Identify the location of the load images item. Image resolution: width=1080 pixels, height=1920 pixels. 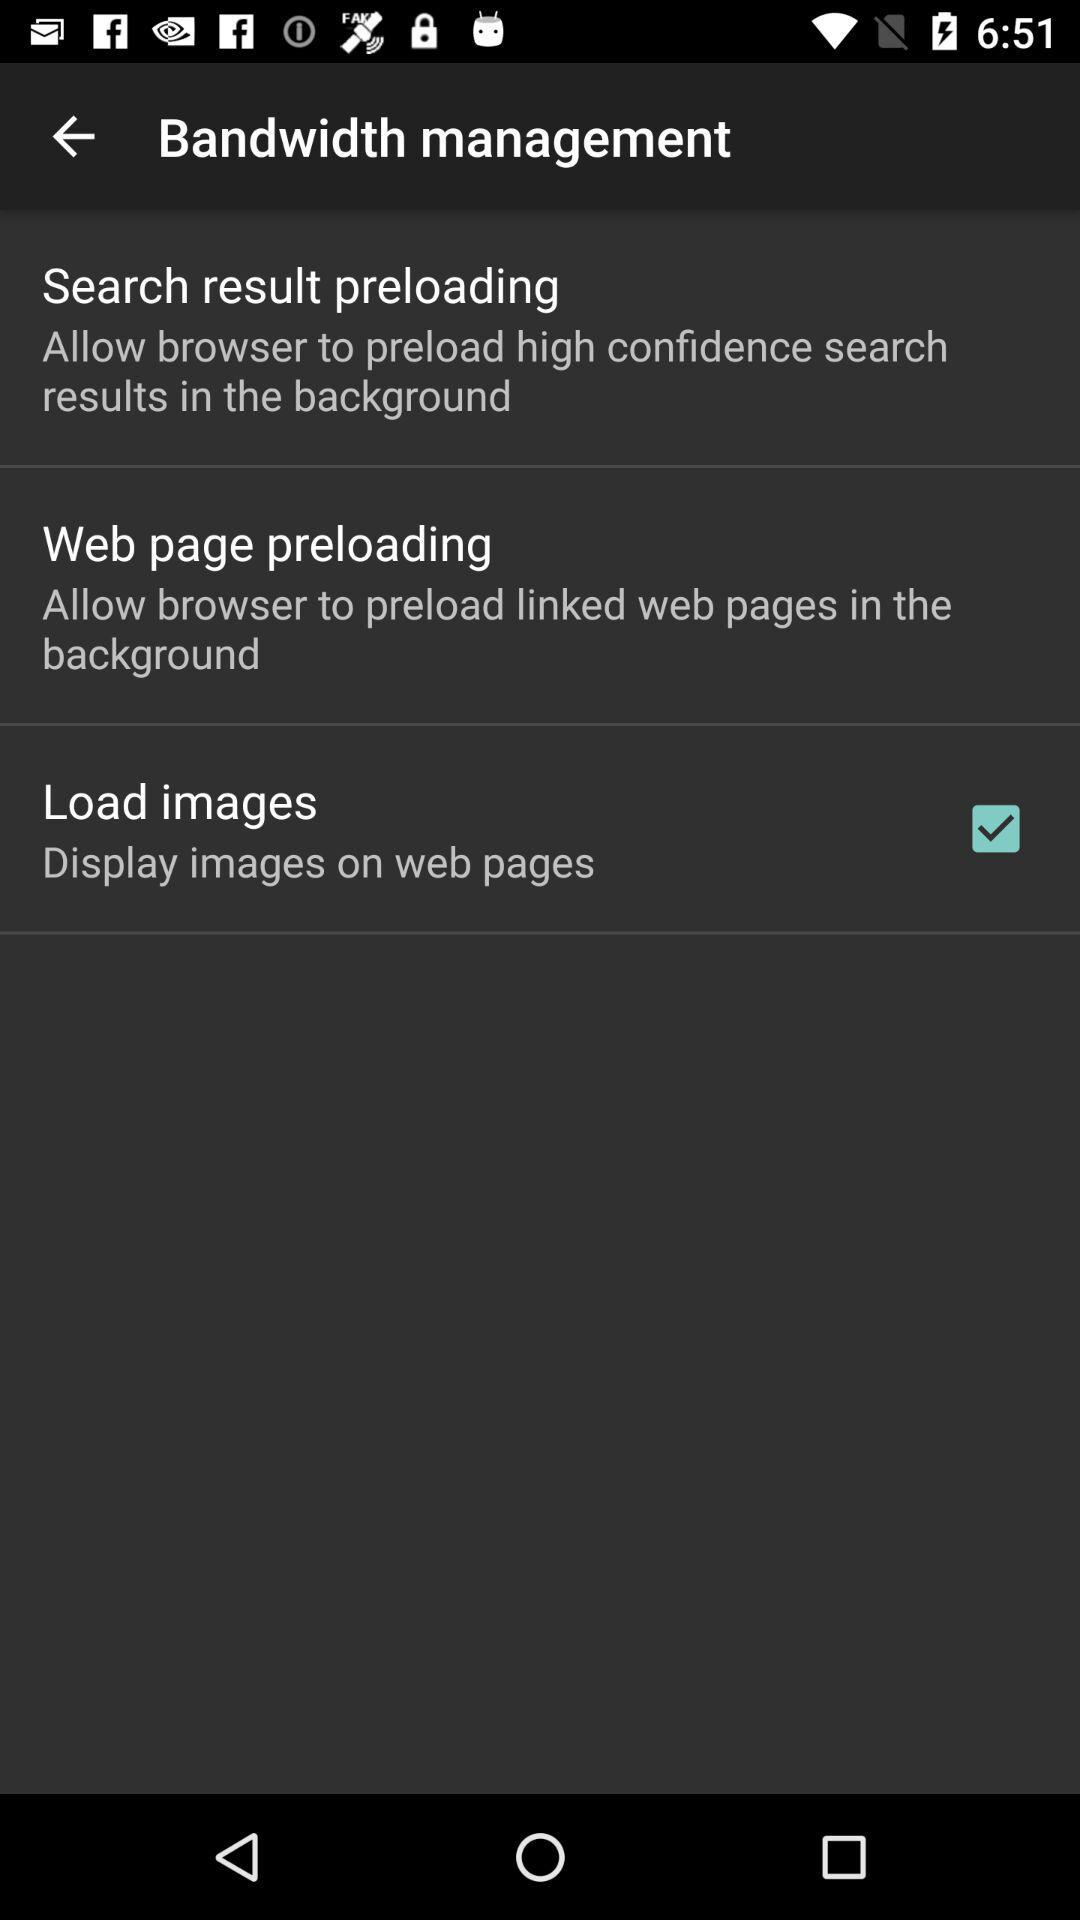
(180, 800).